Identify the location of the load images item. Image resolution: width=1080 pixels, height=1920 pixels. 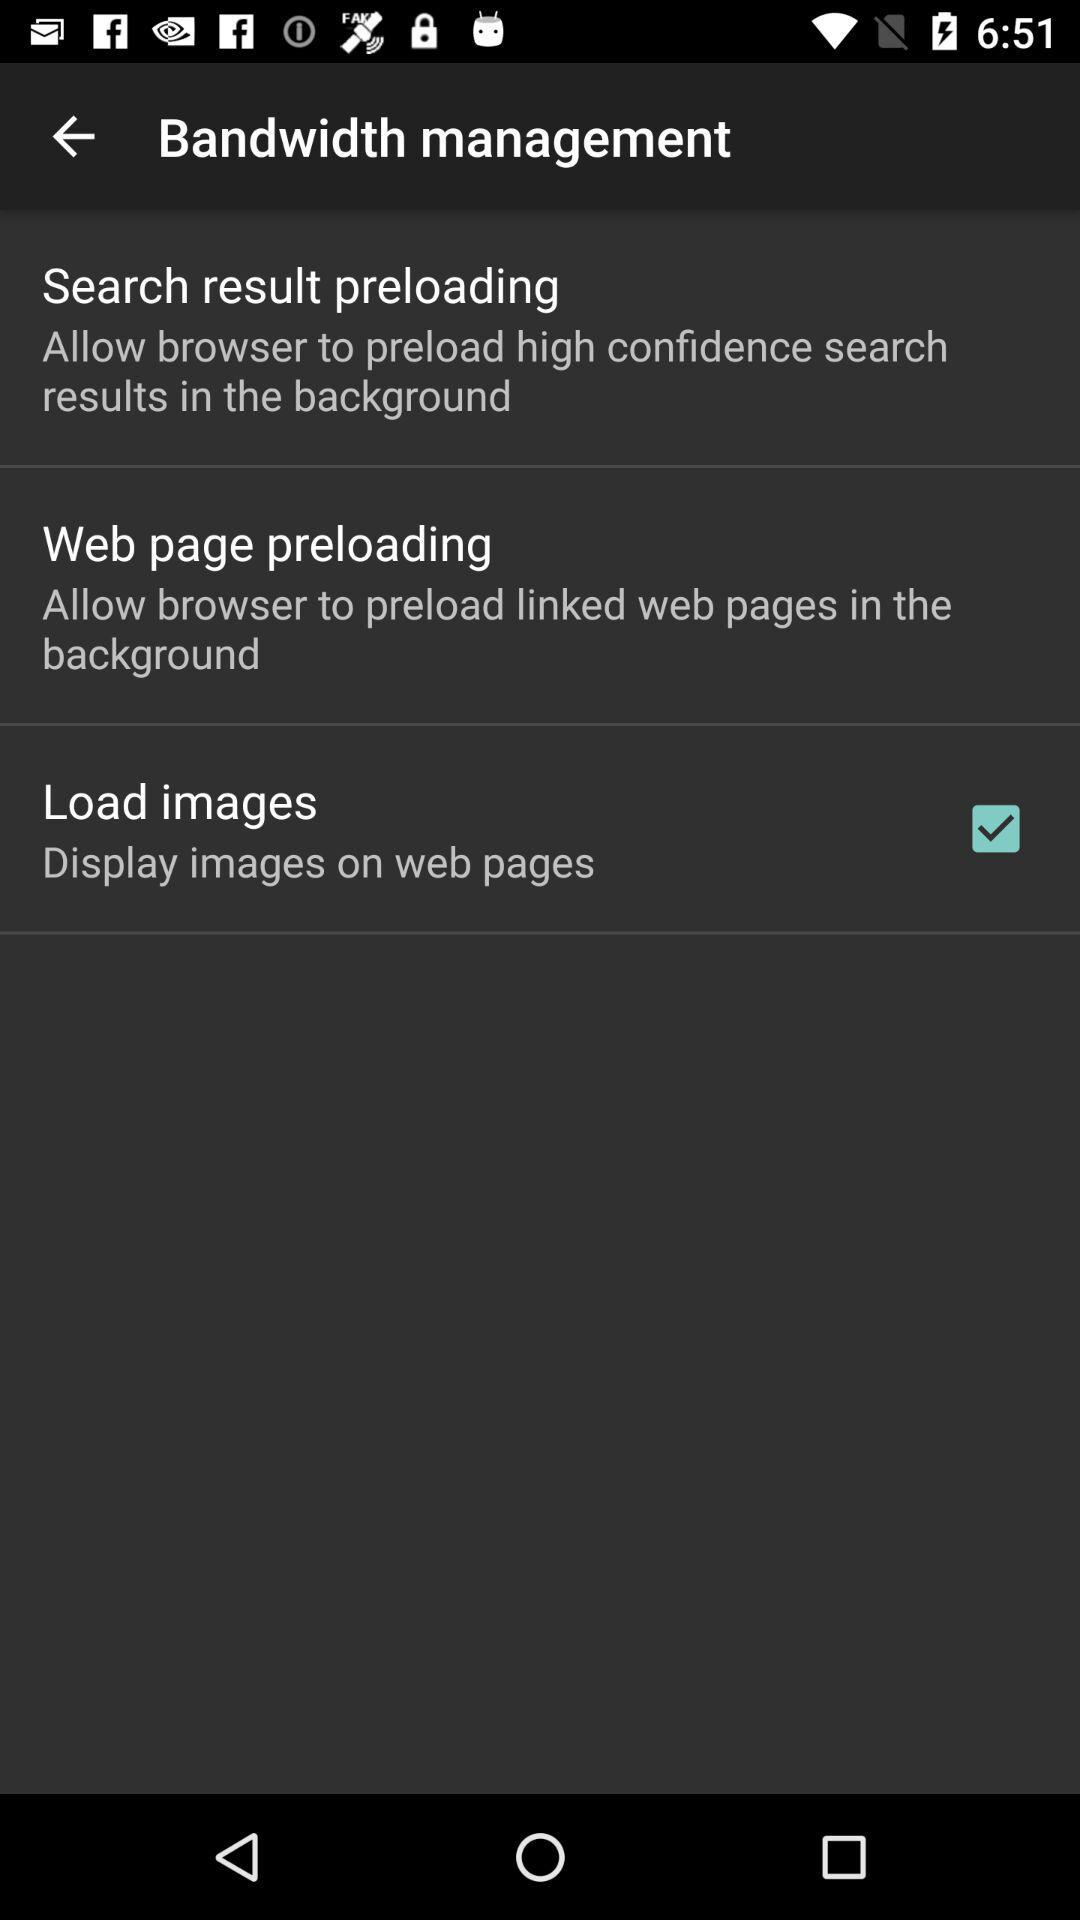
(180, 800).